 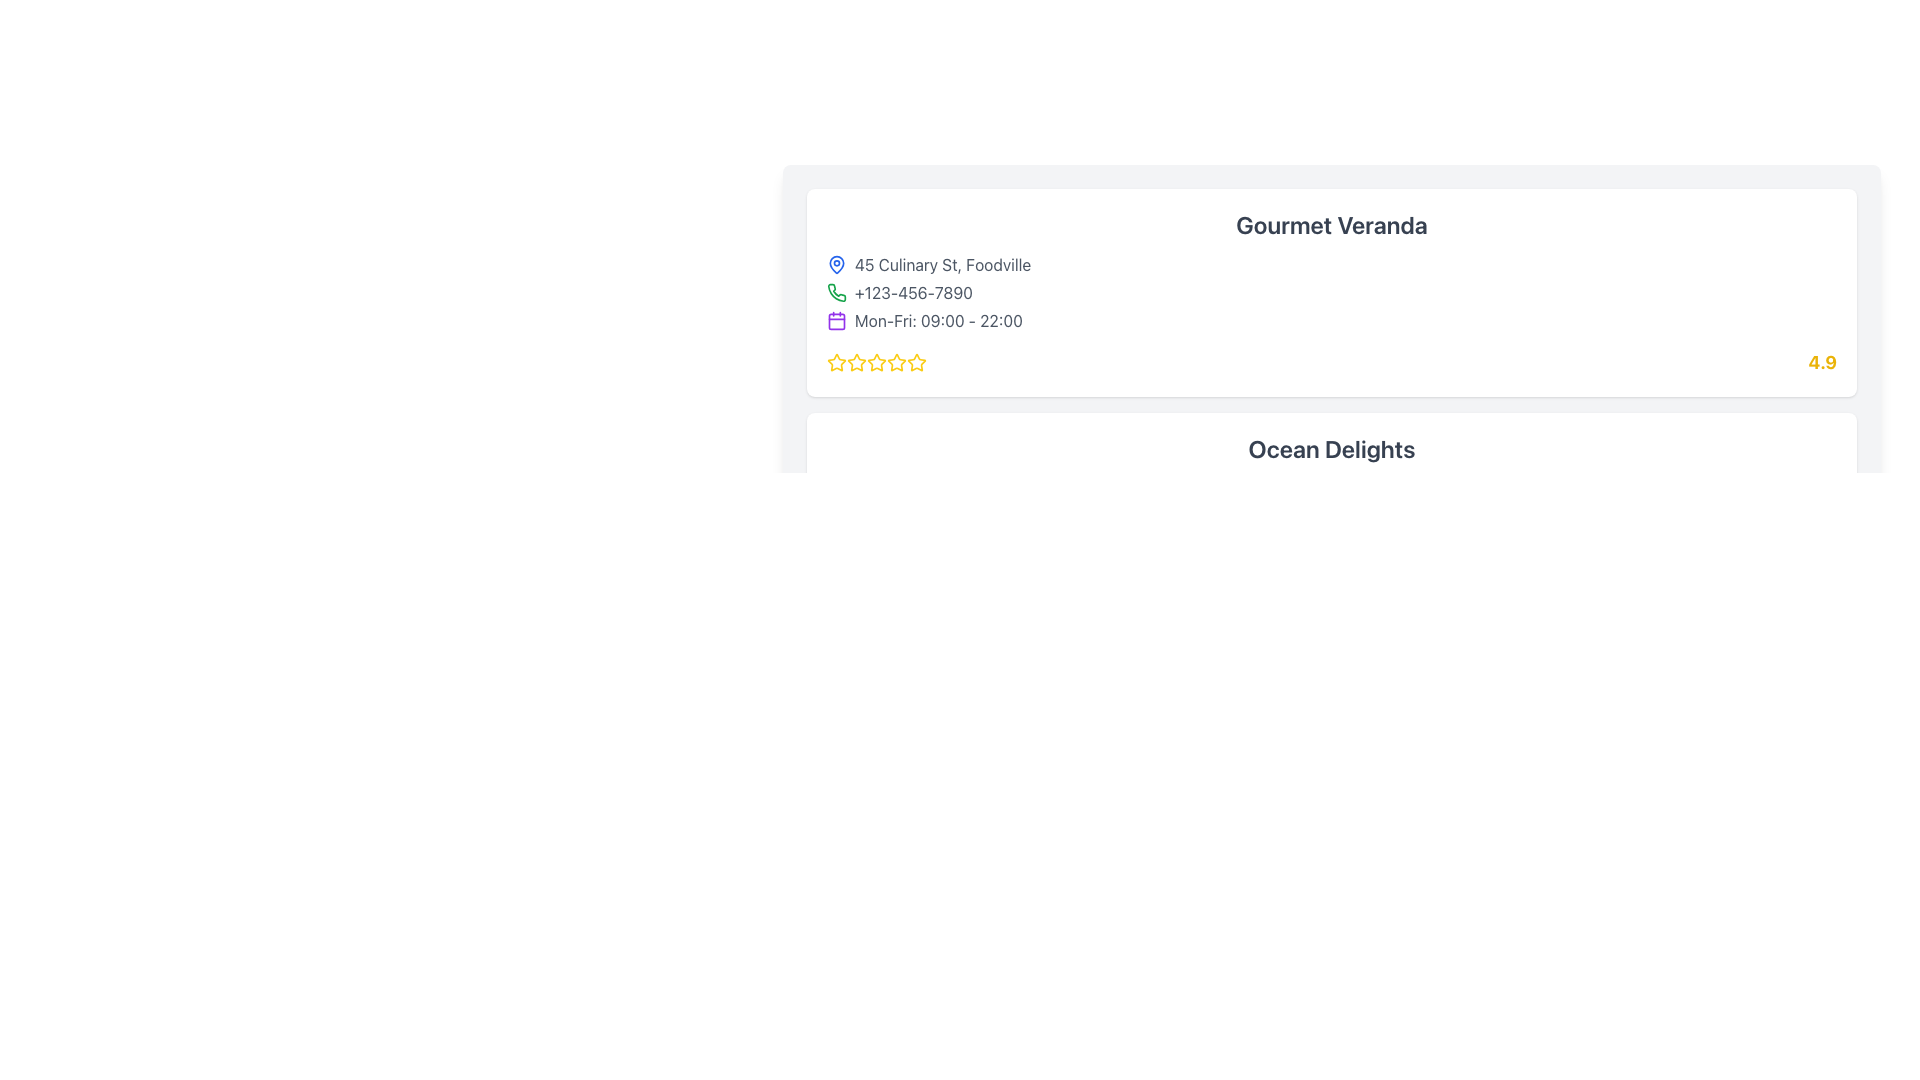 What do you see at coordinates (857, 362) in the screenshot?
I see `the first star icon in the visual rating system located at the bottom of the 'Gourmet Veranda' card` at bounding box center [857, 362].